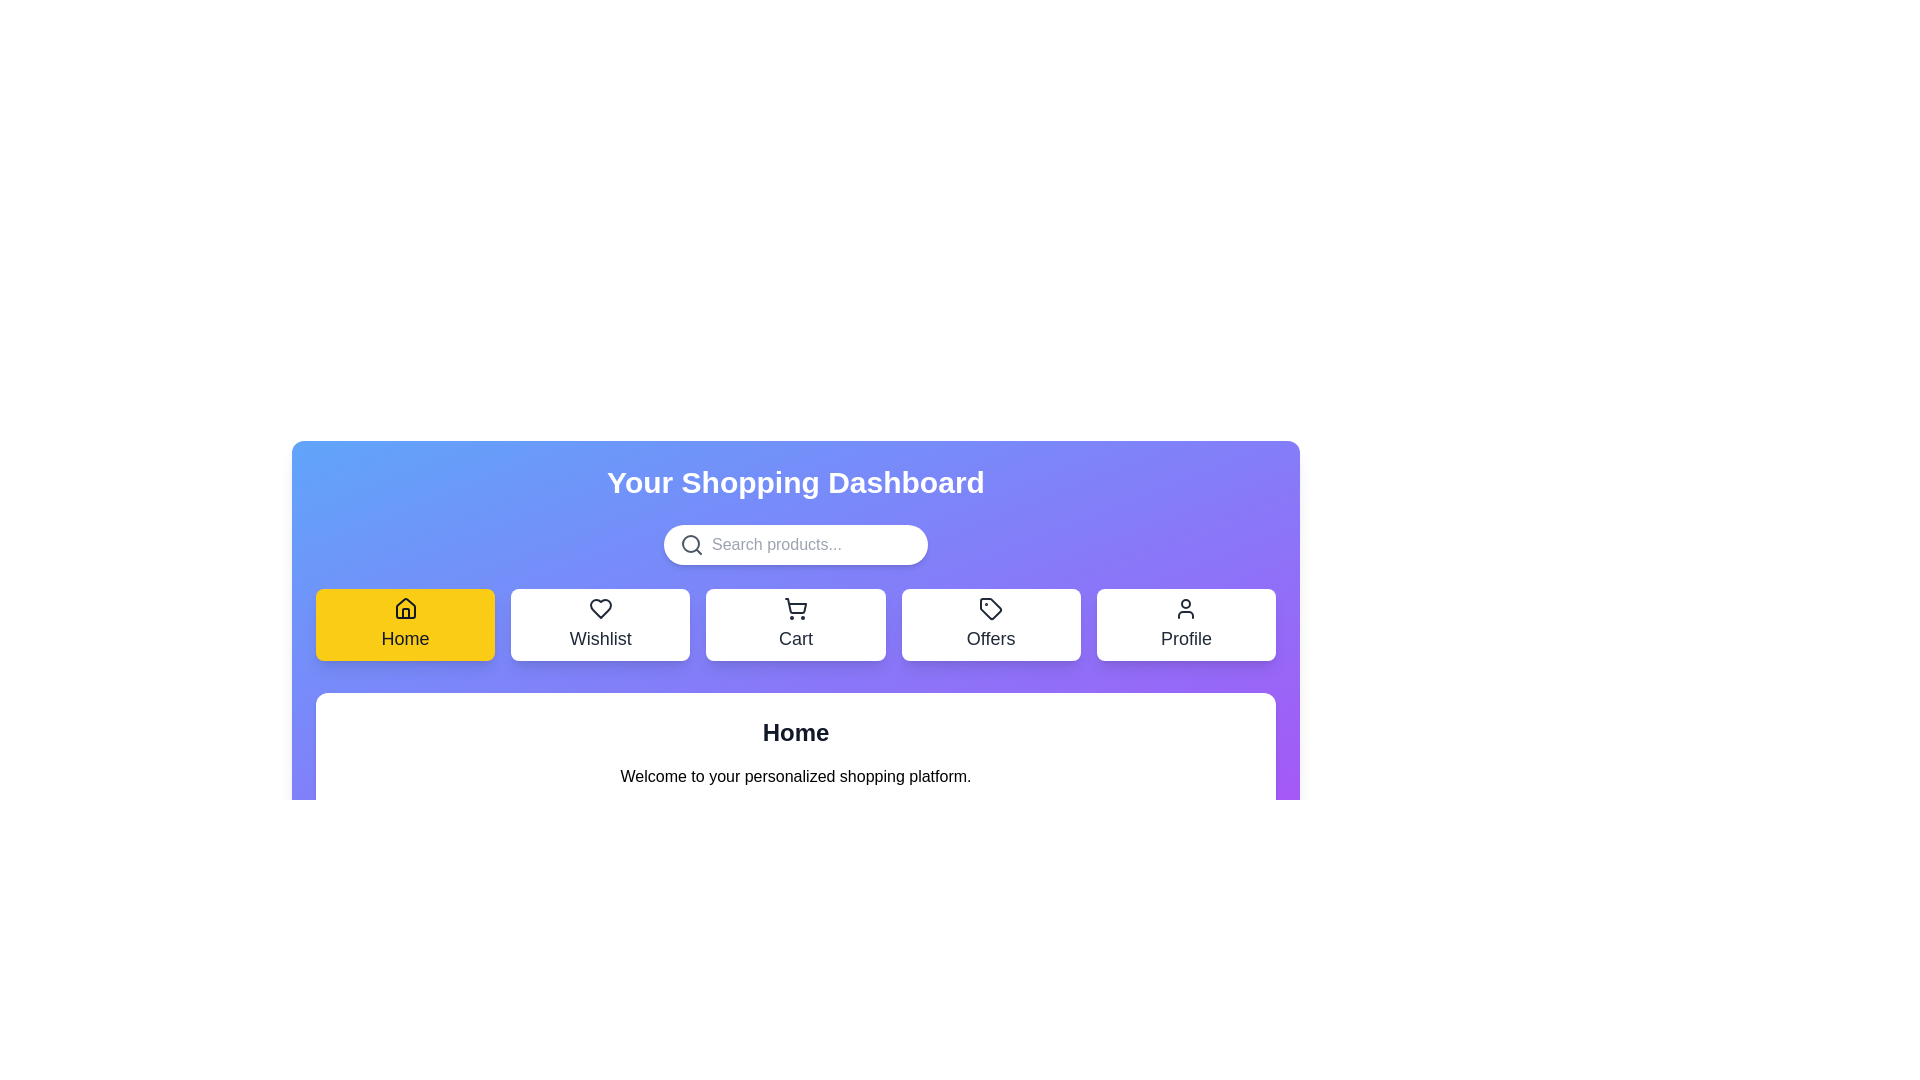 The width and height of the screenshot is (1920, 1080). What do you see at coordinates (795, 608) in the screenshot?
I see `the 'Cart' button, which is the third button in the navigation panel, located between 'Wishlist' and 'Offers'` at bounding box center [795, 608].